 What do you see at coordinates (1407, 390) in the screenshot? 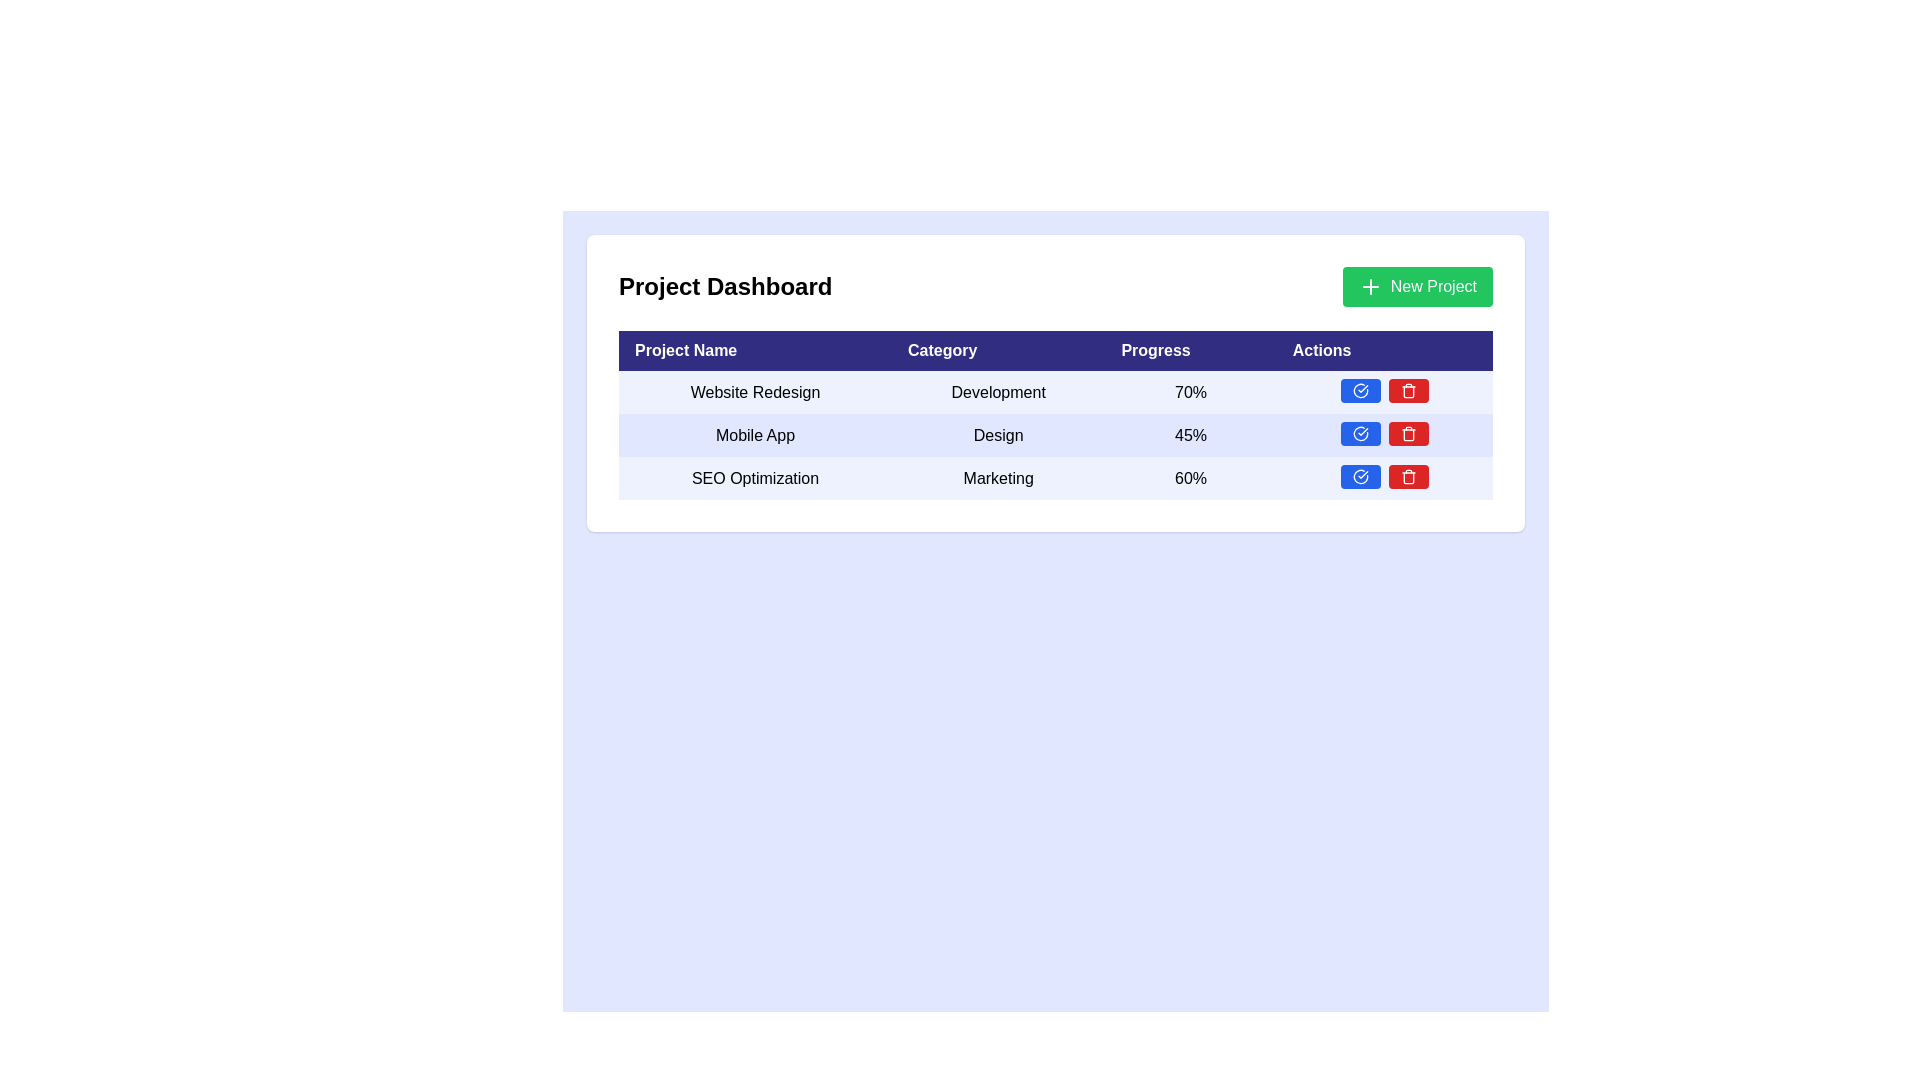
I see `the delete button with an SVG icon located in the 'Actions' column of the third row in the table` at bounding box center [1407, 390].